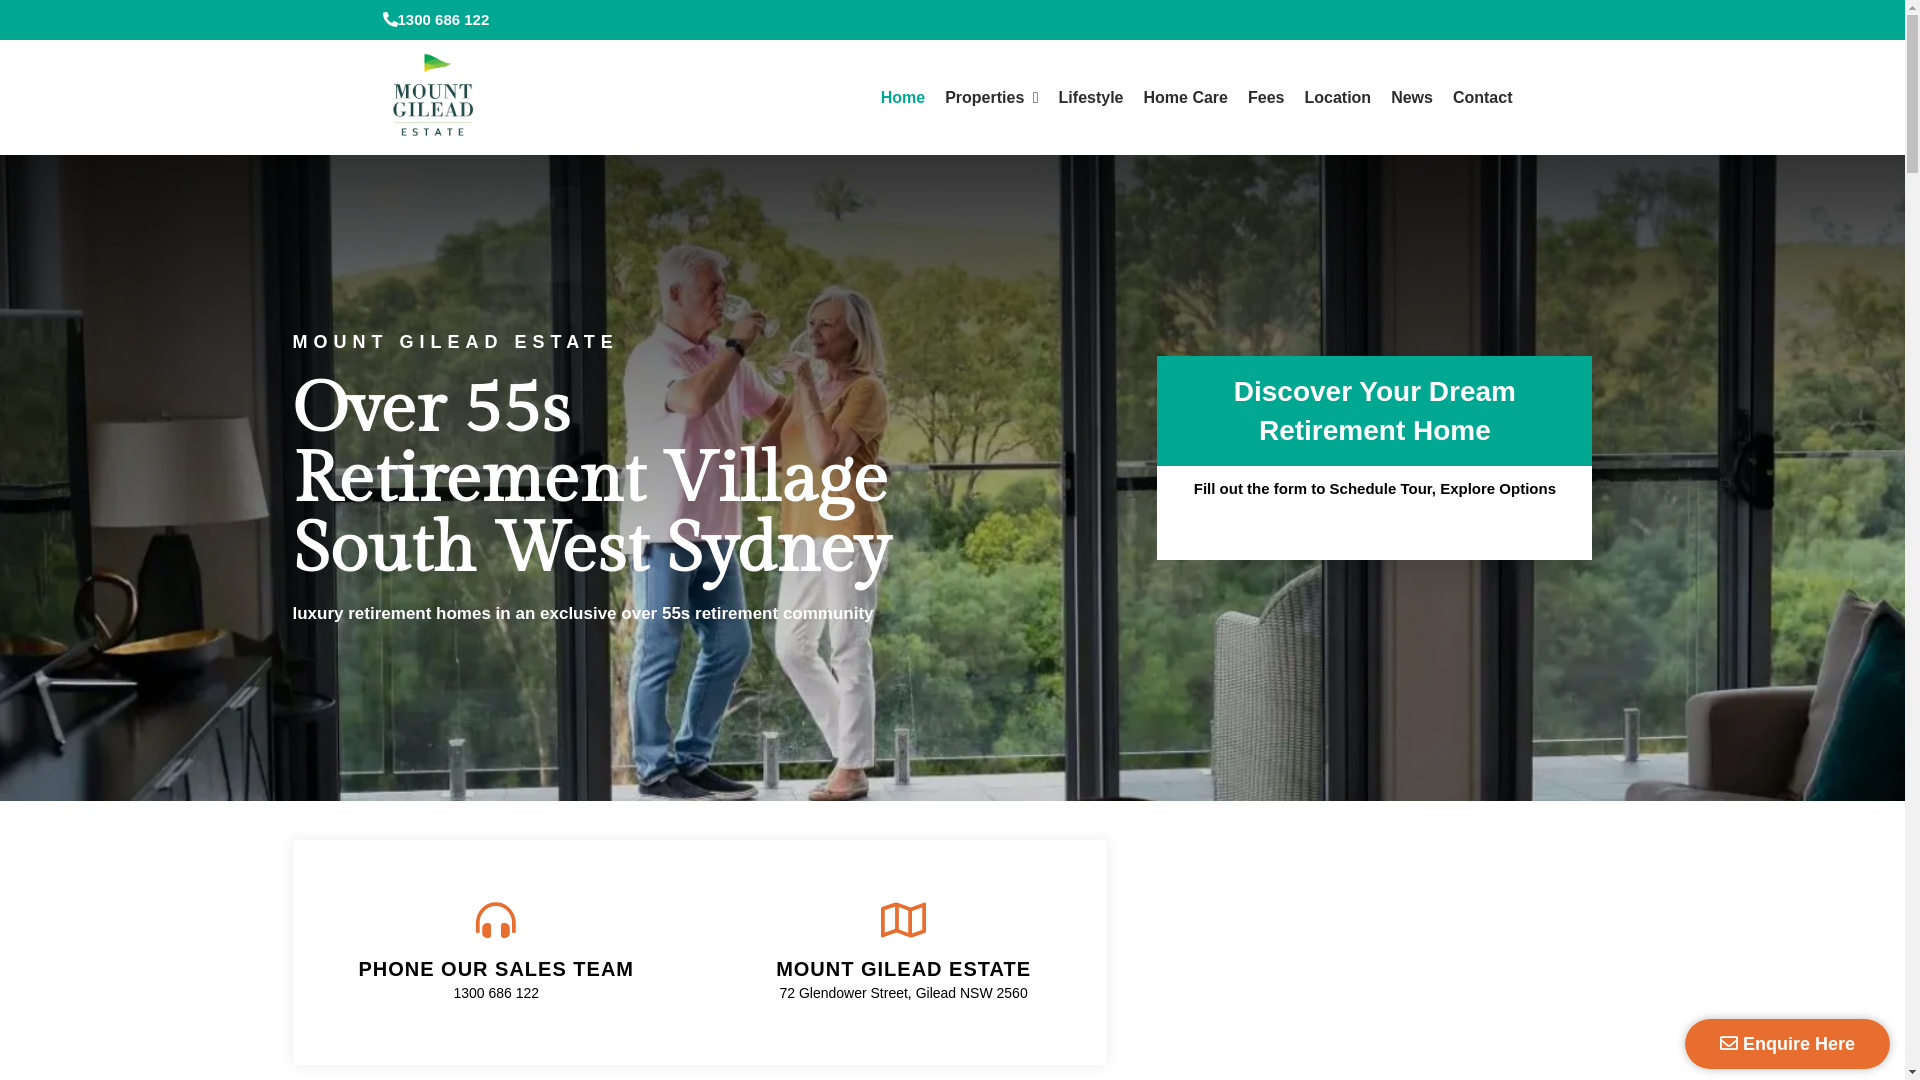 The image size is (1920, 1080). Describe the element at coordinates (870, 97) in the screenshot. I see `'Home'` at that location.